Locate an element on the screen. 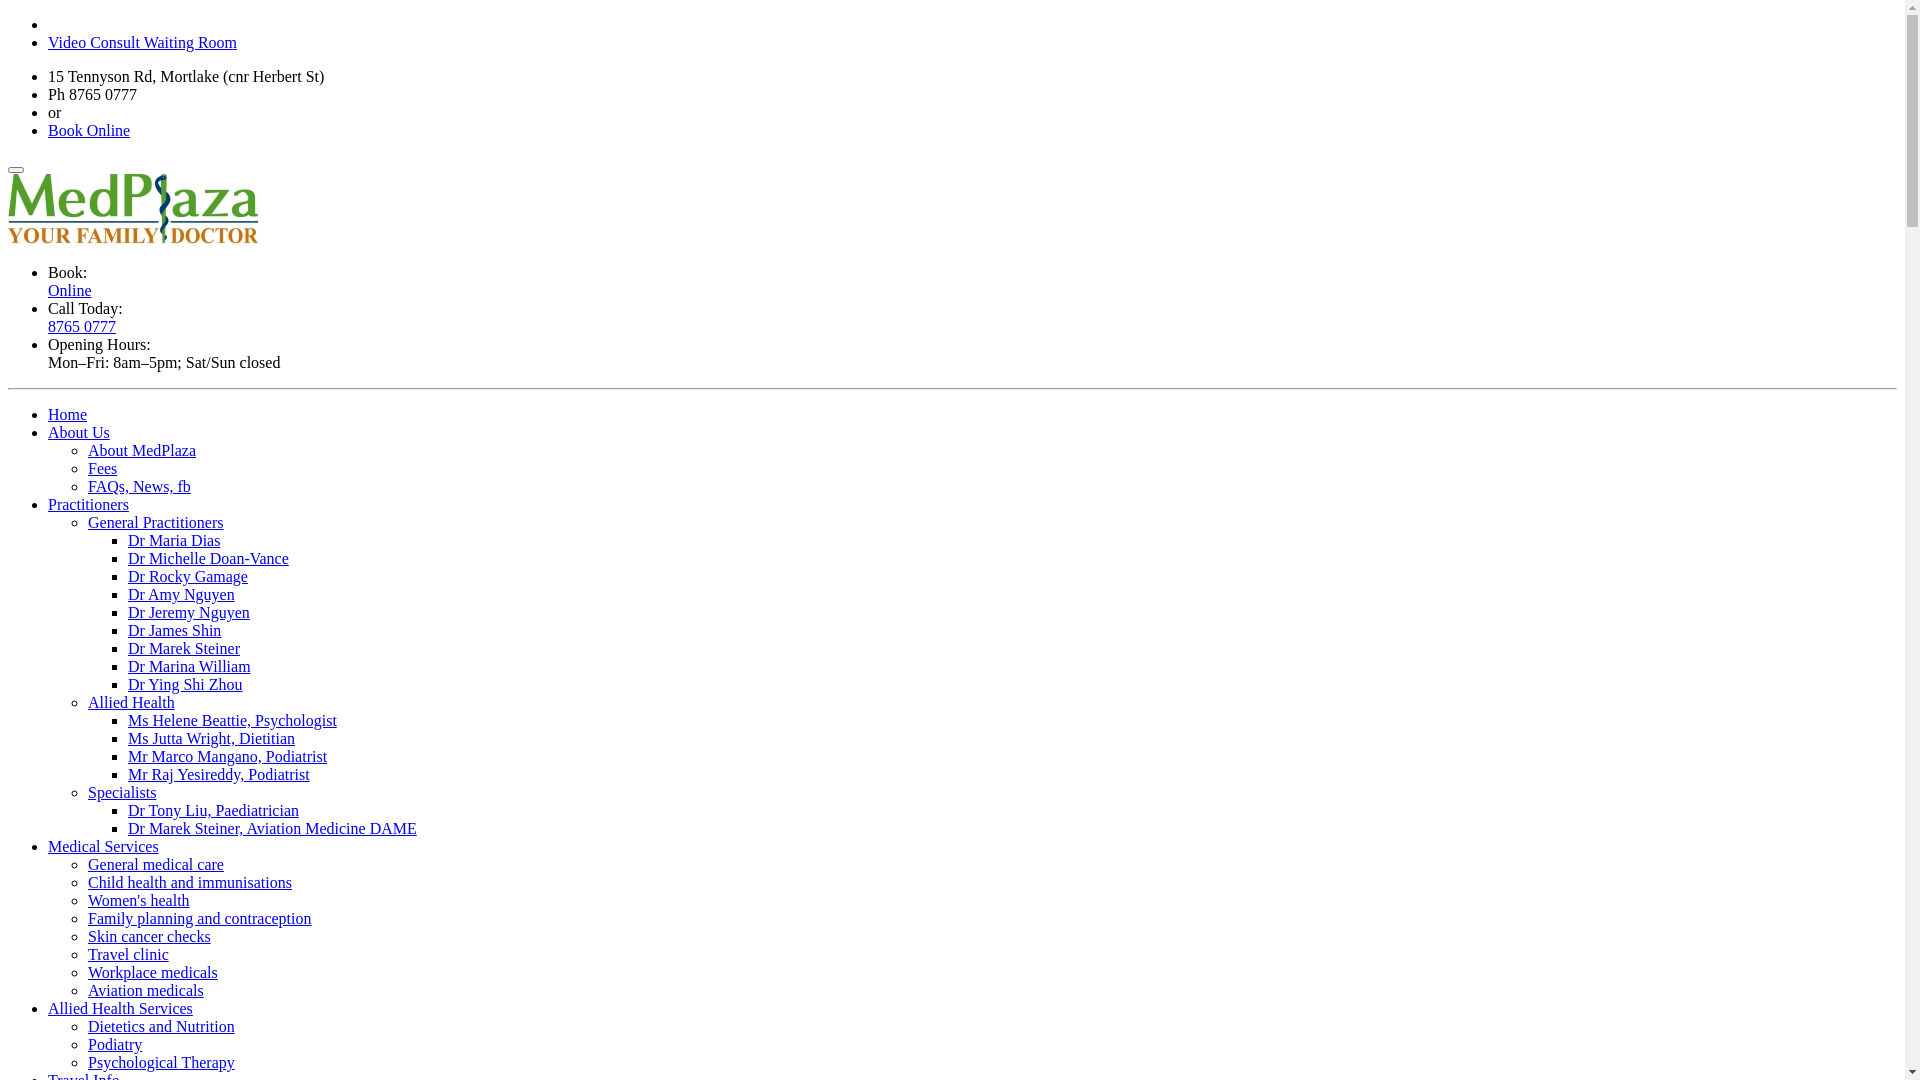  'Women's health' is located at coordinates (138, 900).